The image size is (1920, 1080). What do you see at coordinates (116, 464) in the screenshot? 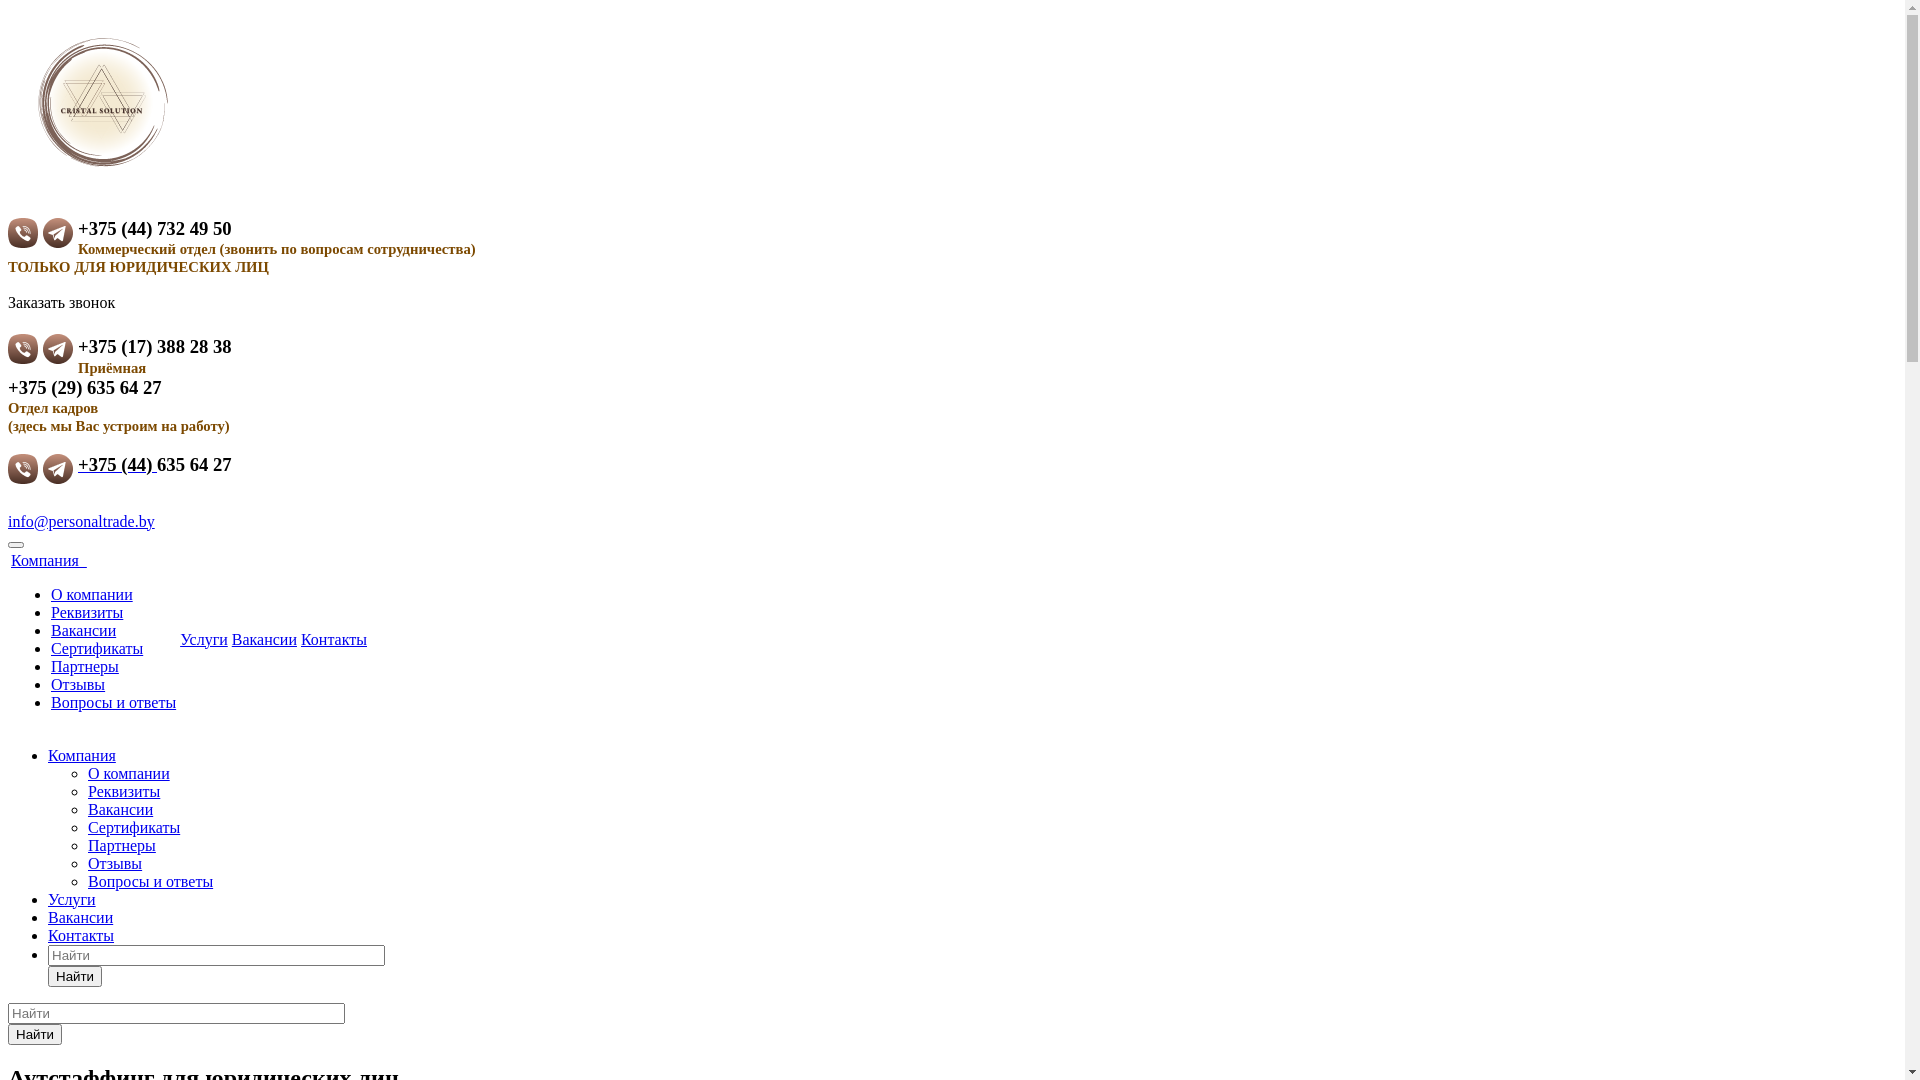
I see `'+375 (44) '` at bounding box center [116, 464].